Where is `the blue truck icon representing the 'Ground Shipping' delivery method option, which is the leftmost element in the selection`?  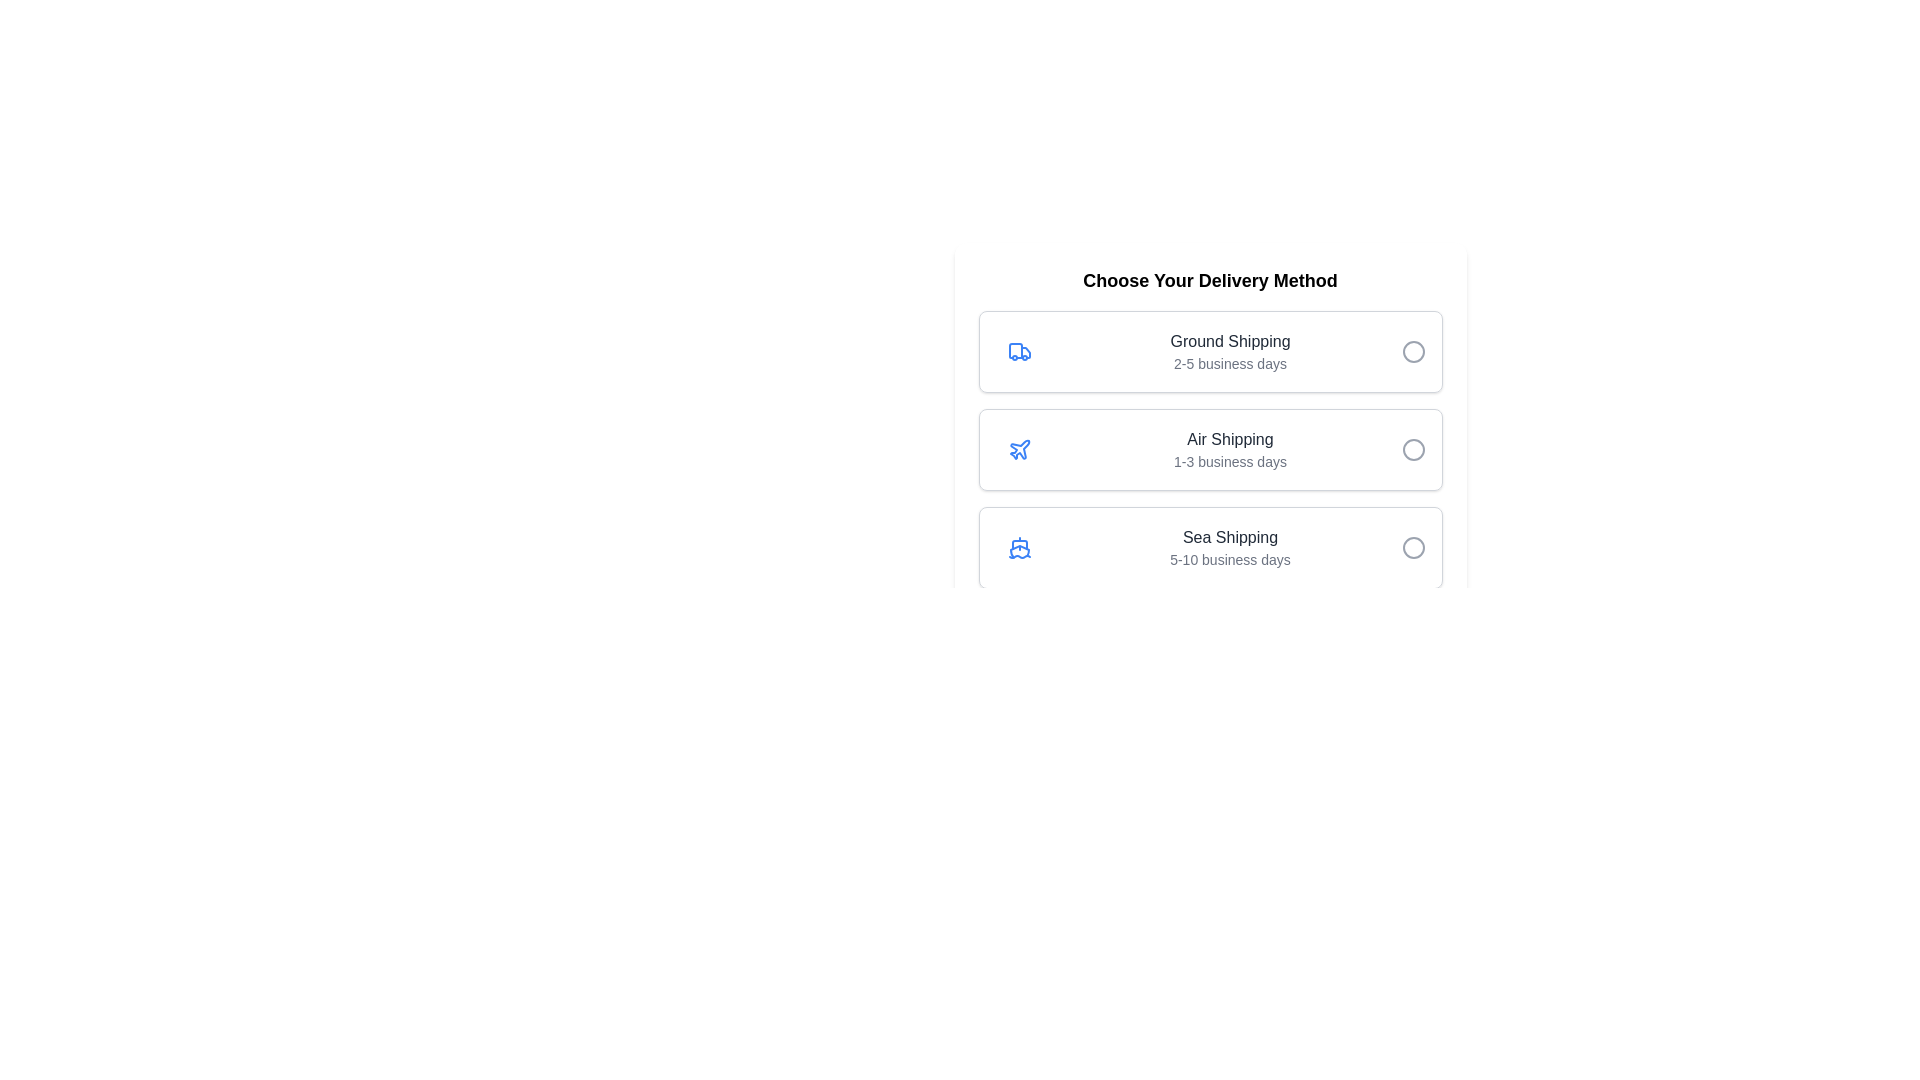
the blue truck icon representing the 'Ground Shipping' delivery method option, which is the leftmost element in the selection is located at coordinates (1019, 350).